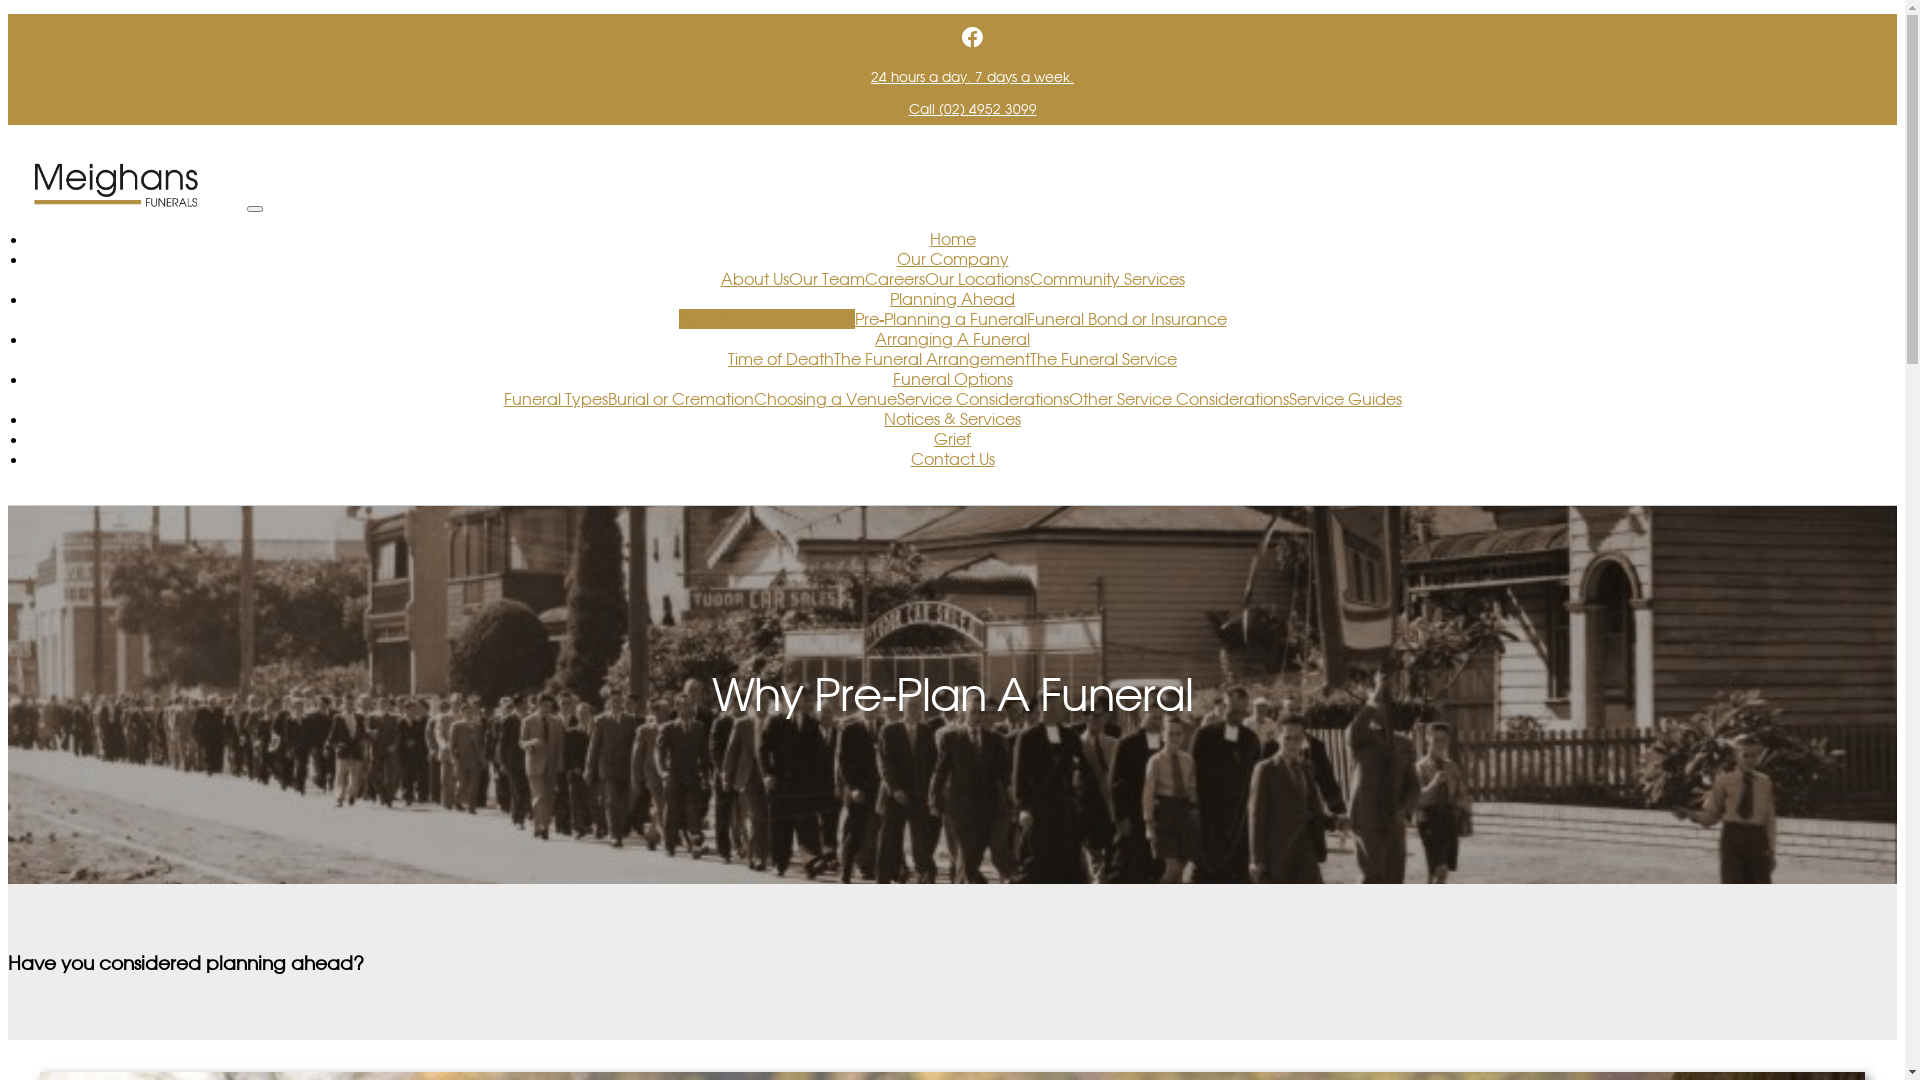 The image size is (1920, 1080). I want to click on 'Funeral Types', so click(556, 398).